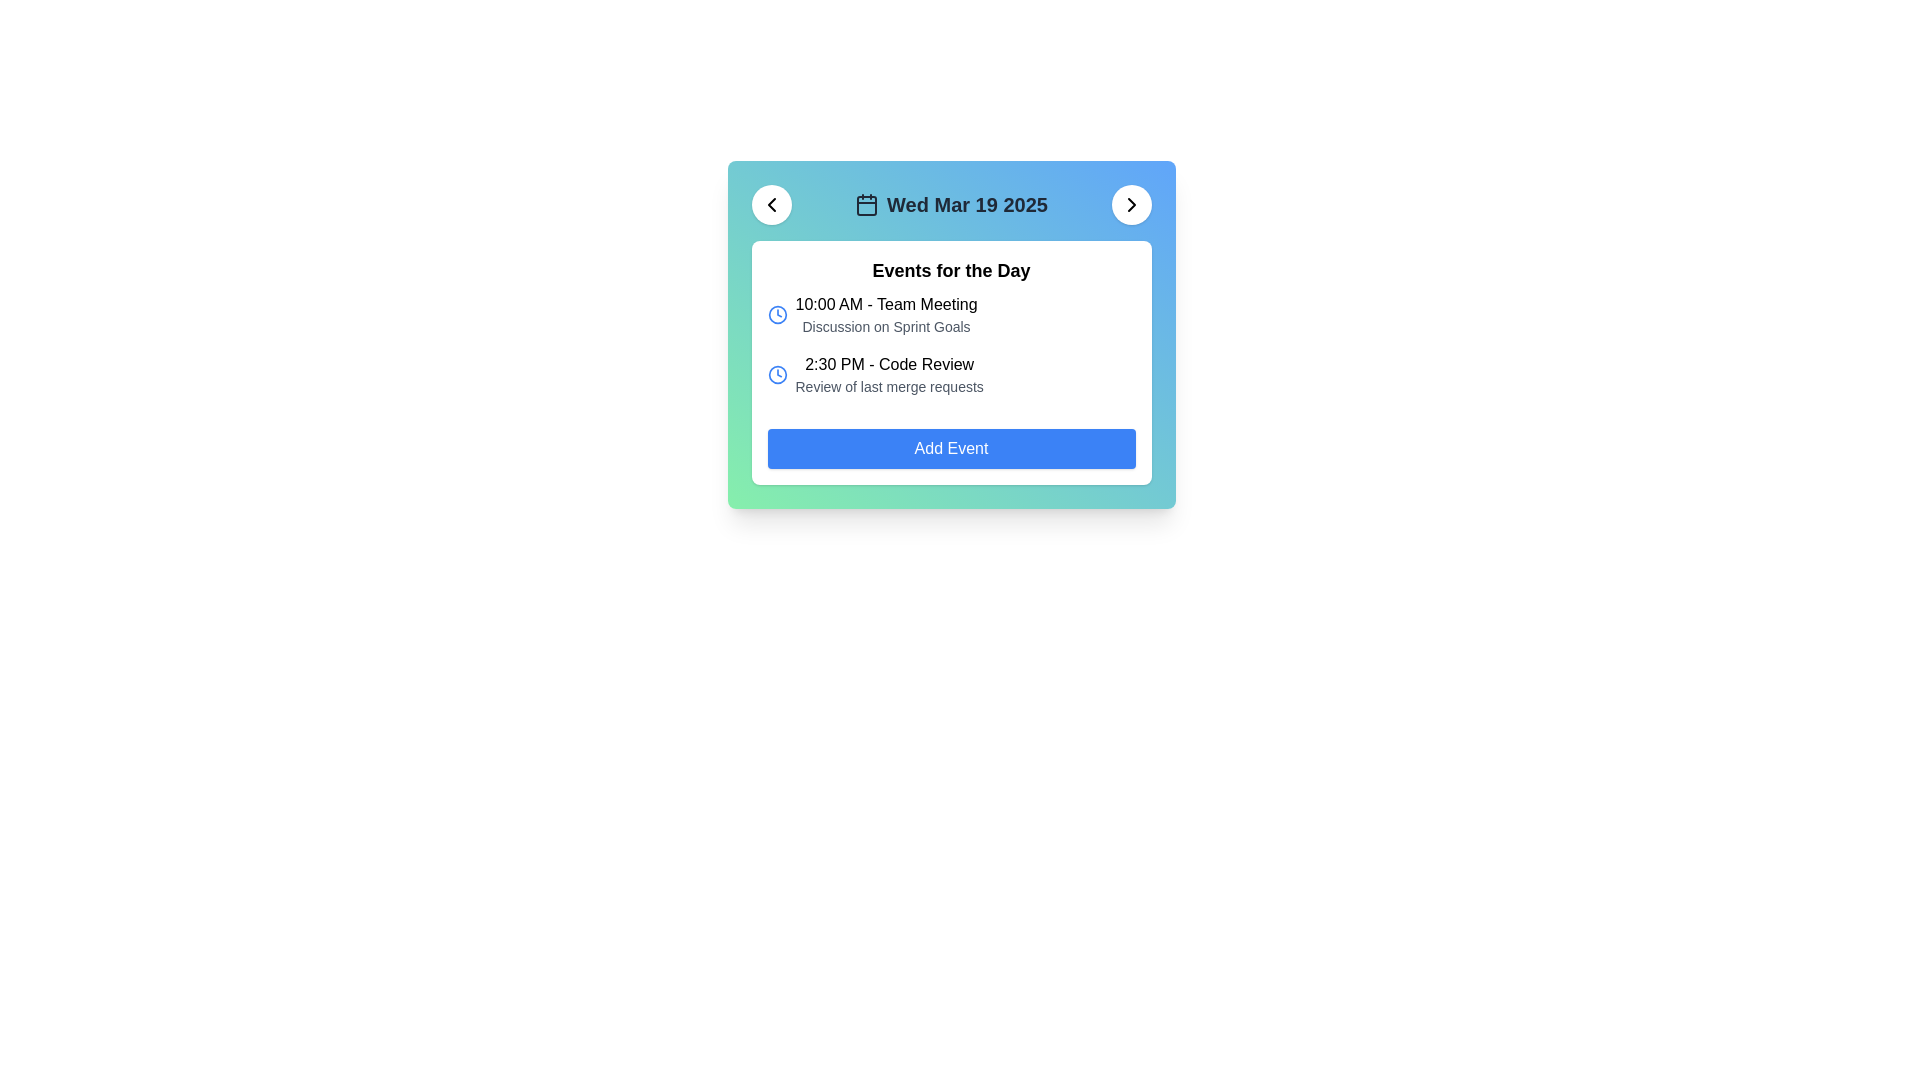  Describe the element at coordinates (888, 386) in the screenshot. I see `the text label that provides additional descriptive information about the '2:30 PM - Code Review' event, which is positioned directly beneath the event title in the main content section under the 'Events for the Day' header` at that location.